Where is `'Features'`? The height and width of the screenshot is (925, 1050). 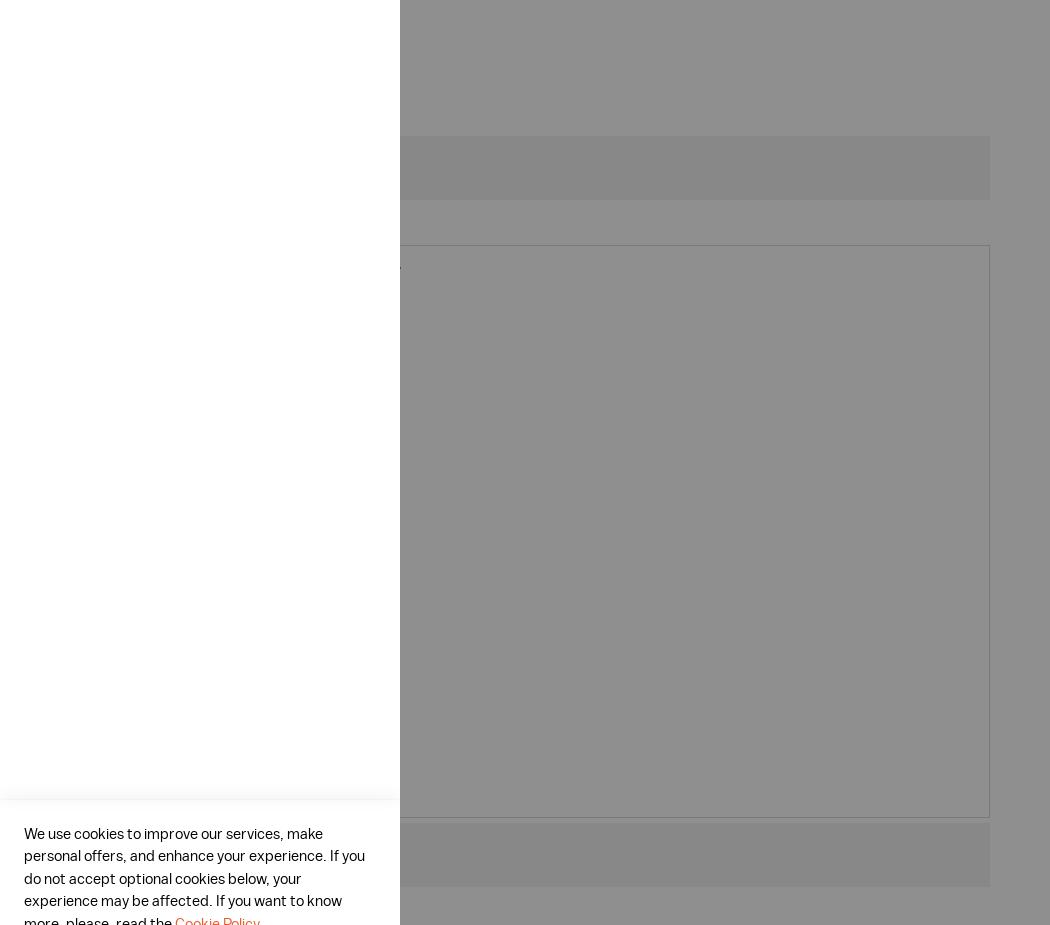 'Features' is located at coordinates (122, 165).